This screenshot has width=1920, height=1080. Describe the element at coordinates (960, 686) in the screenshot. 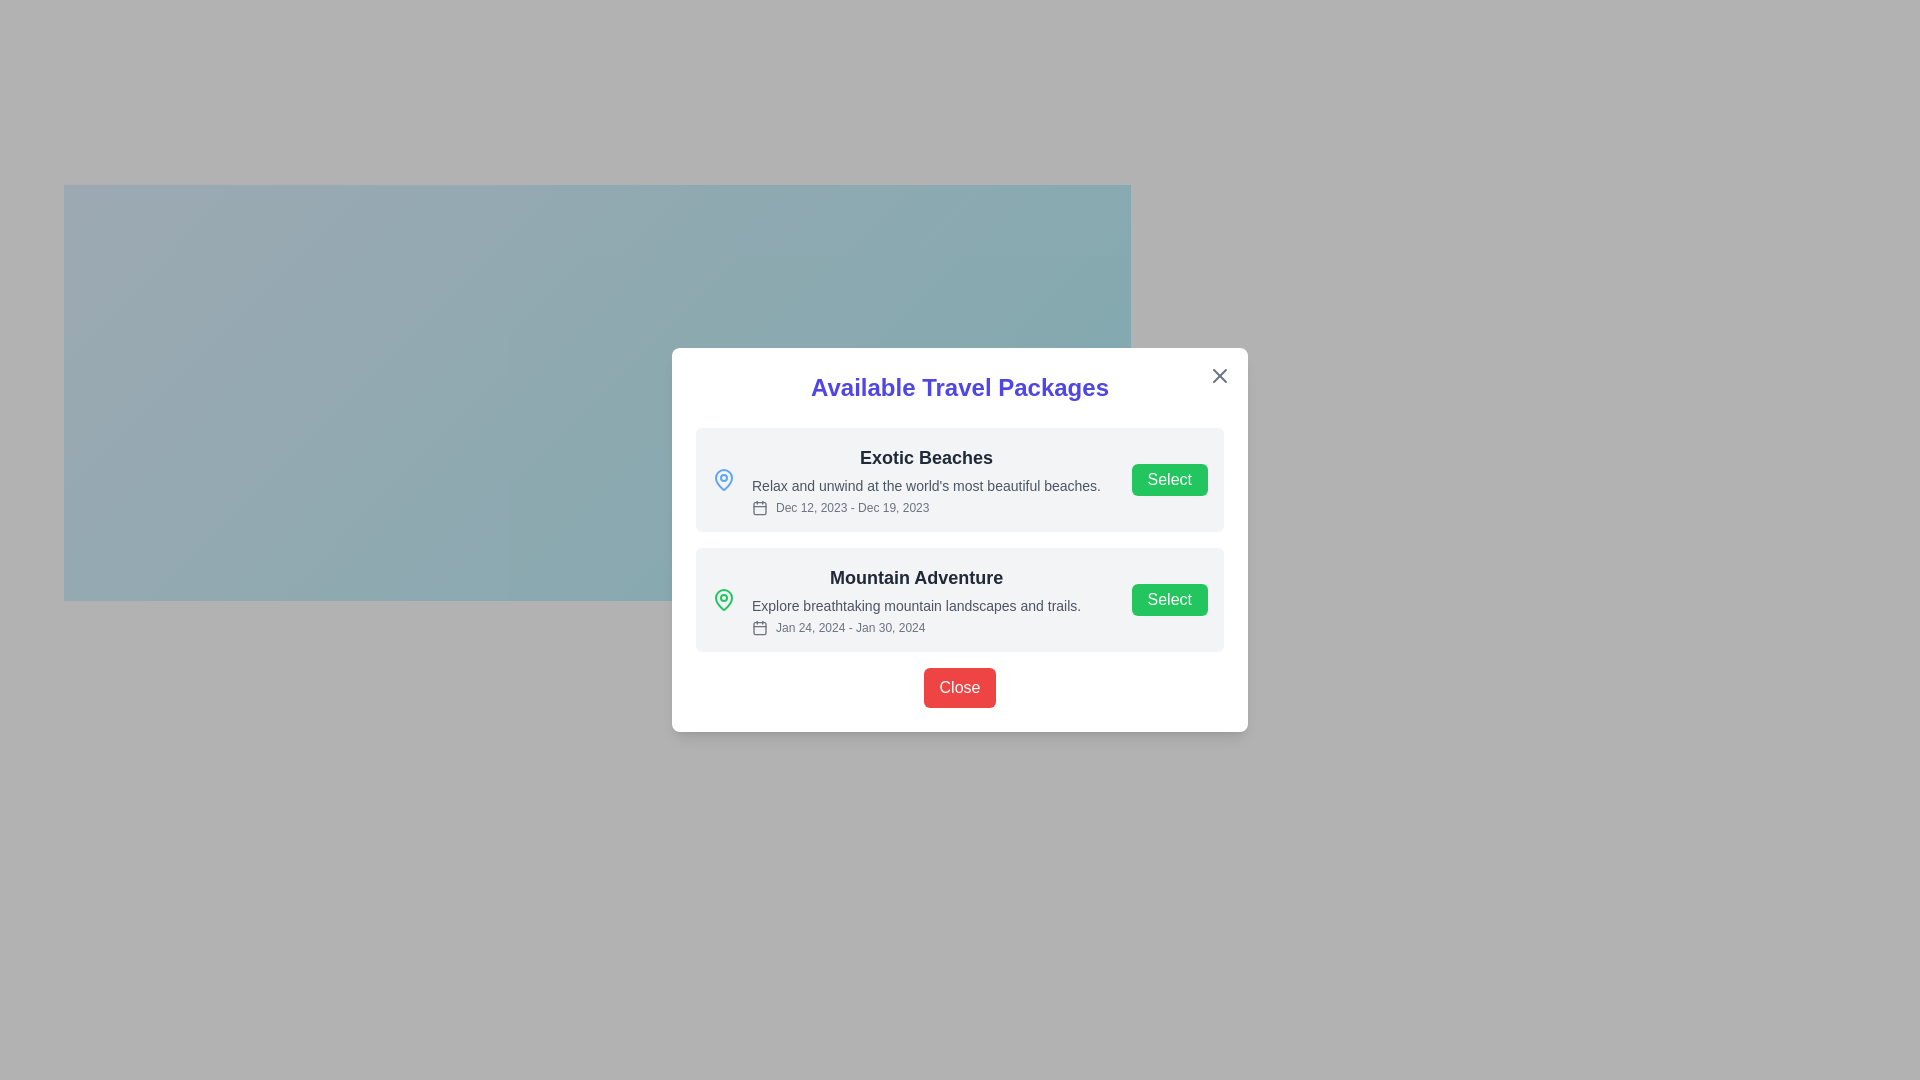

I see `the red button with rounded corners labeled 'Close' located at the bottom of the modal dialog titled 'Available Travel Packages'` at that location.